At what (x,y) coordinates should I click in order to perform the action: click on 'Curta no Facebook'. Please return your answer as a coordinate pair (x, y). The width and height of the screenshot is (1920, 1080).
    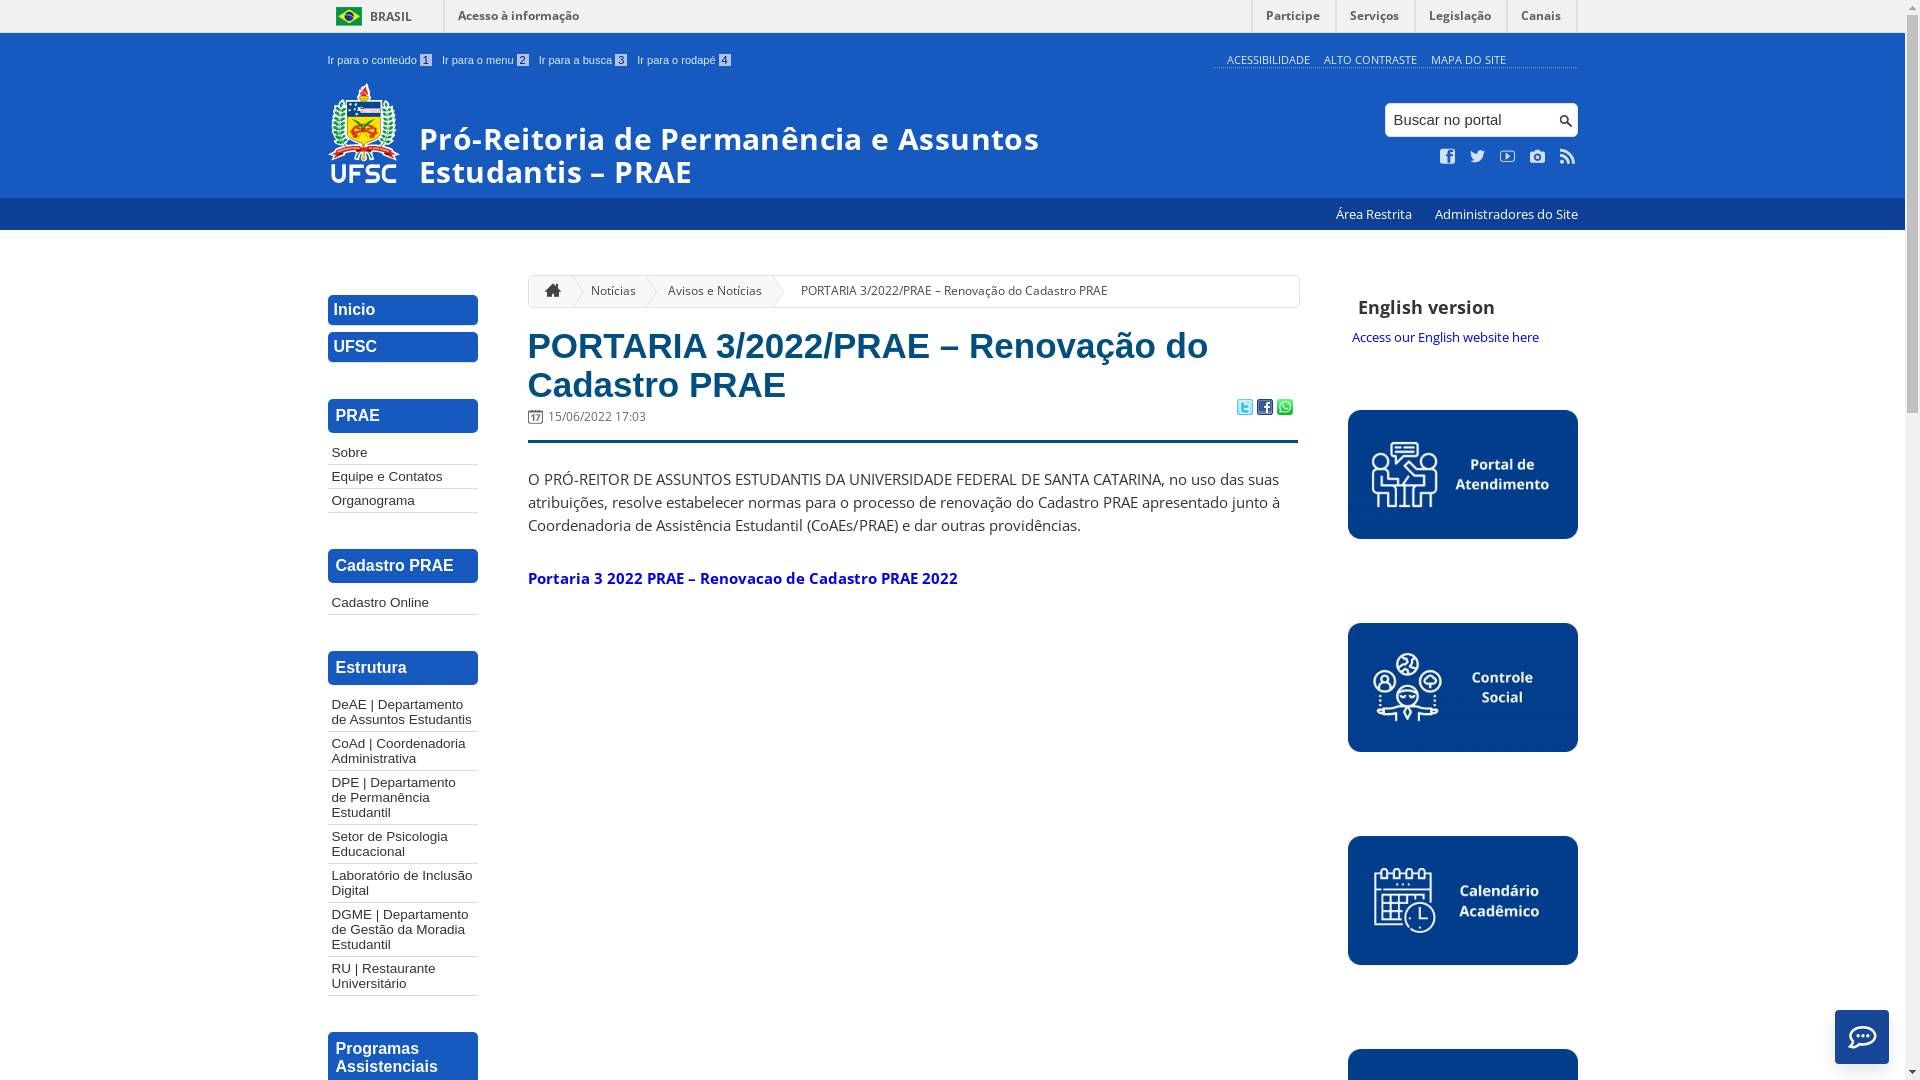
    Looking at the image, I should click on (1440, 156).